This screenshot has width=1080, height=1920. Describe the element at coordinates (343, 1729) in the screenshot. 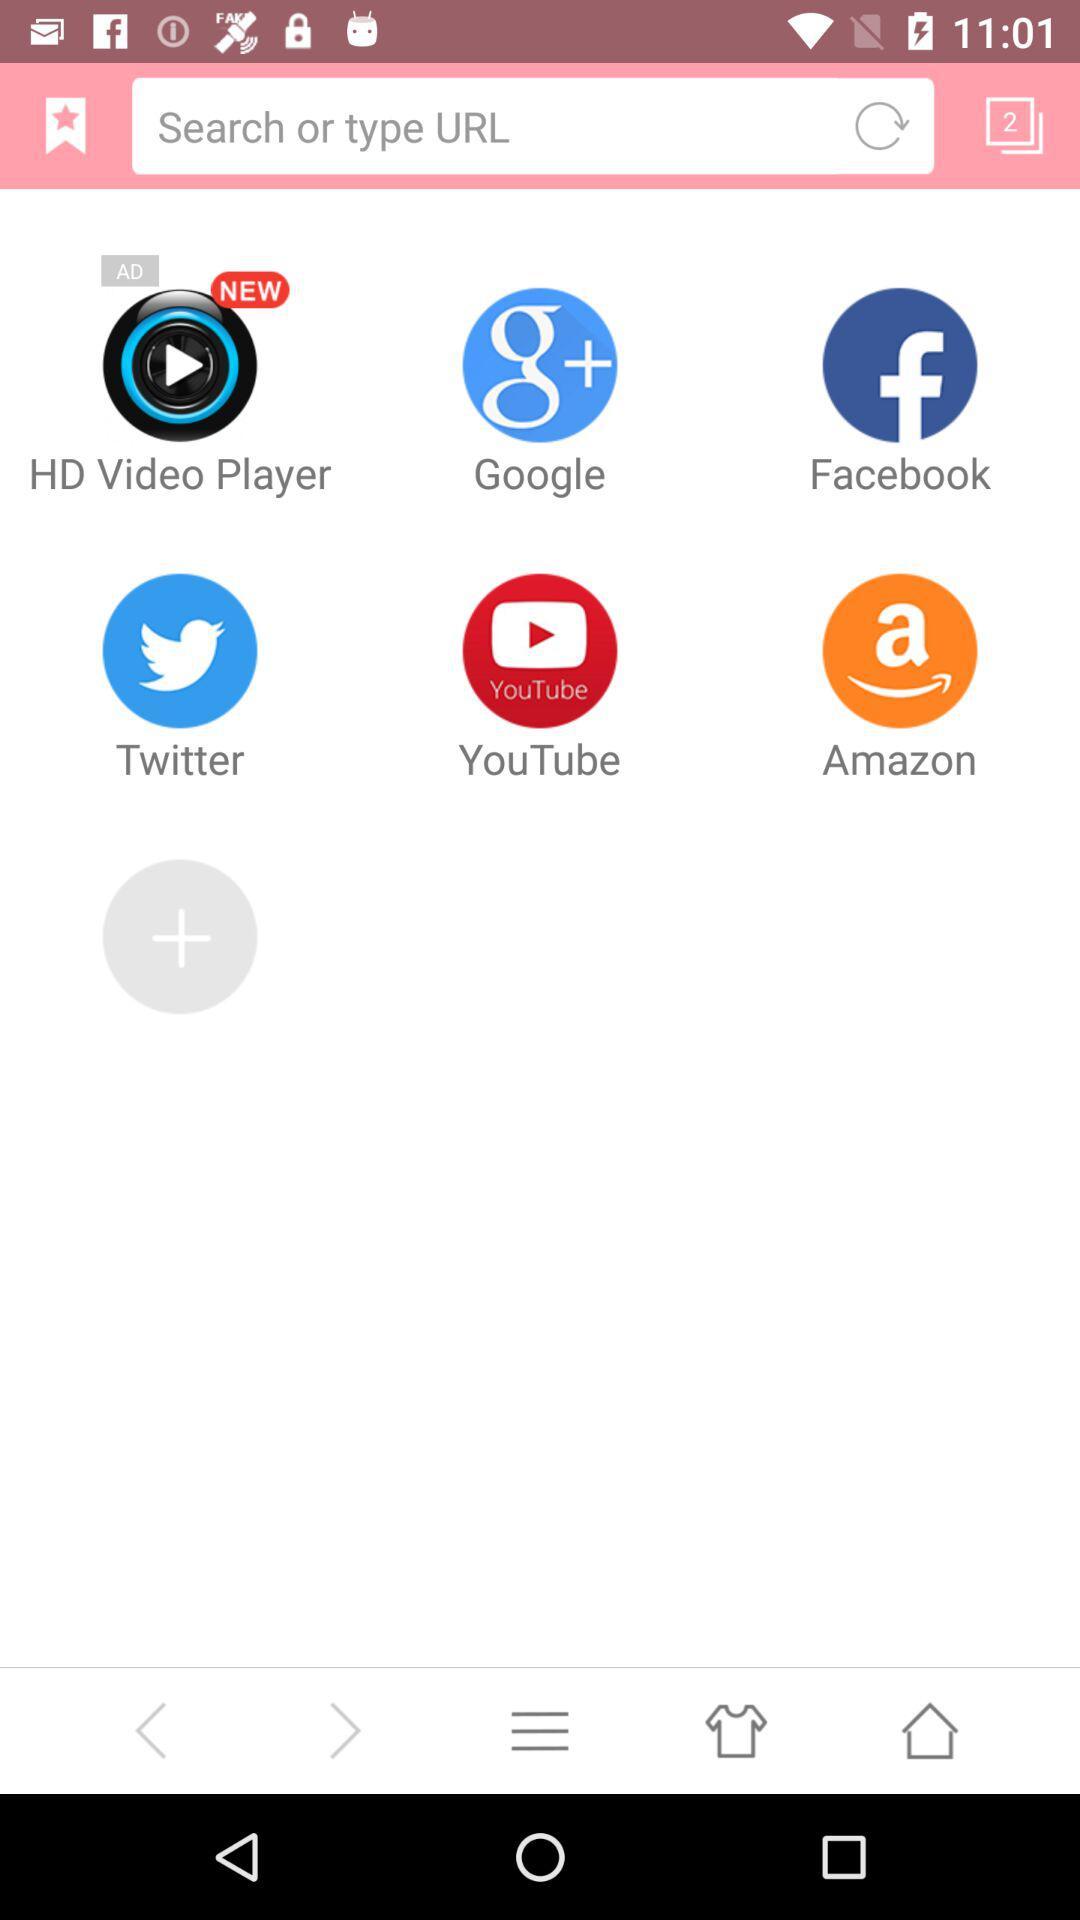

I see `next page` at that location.